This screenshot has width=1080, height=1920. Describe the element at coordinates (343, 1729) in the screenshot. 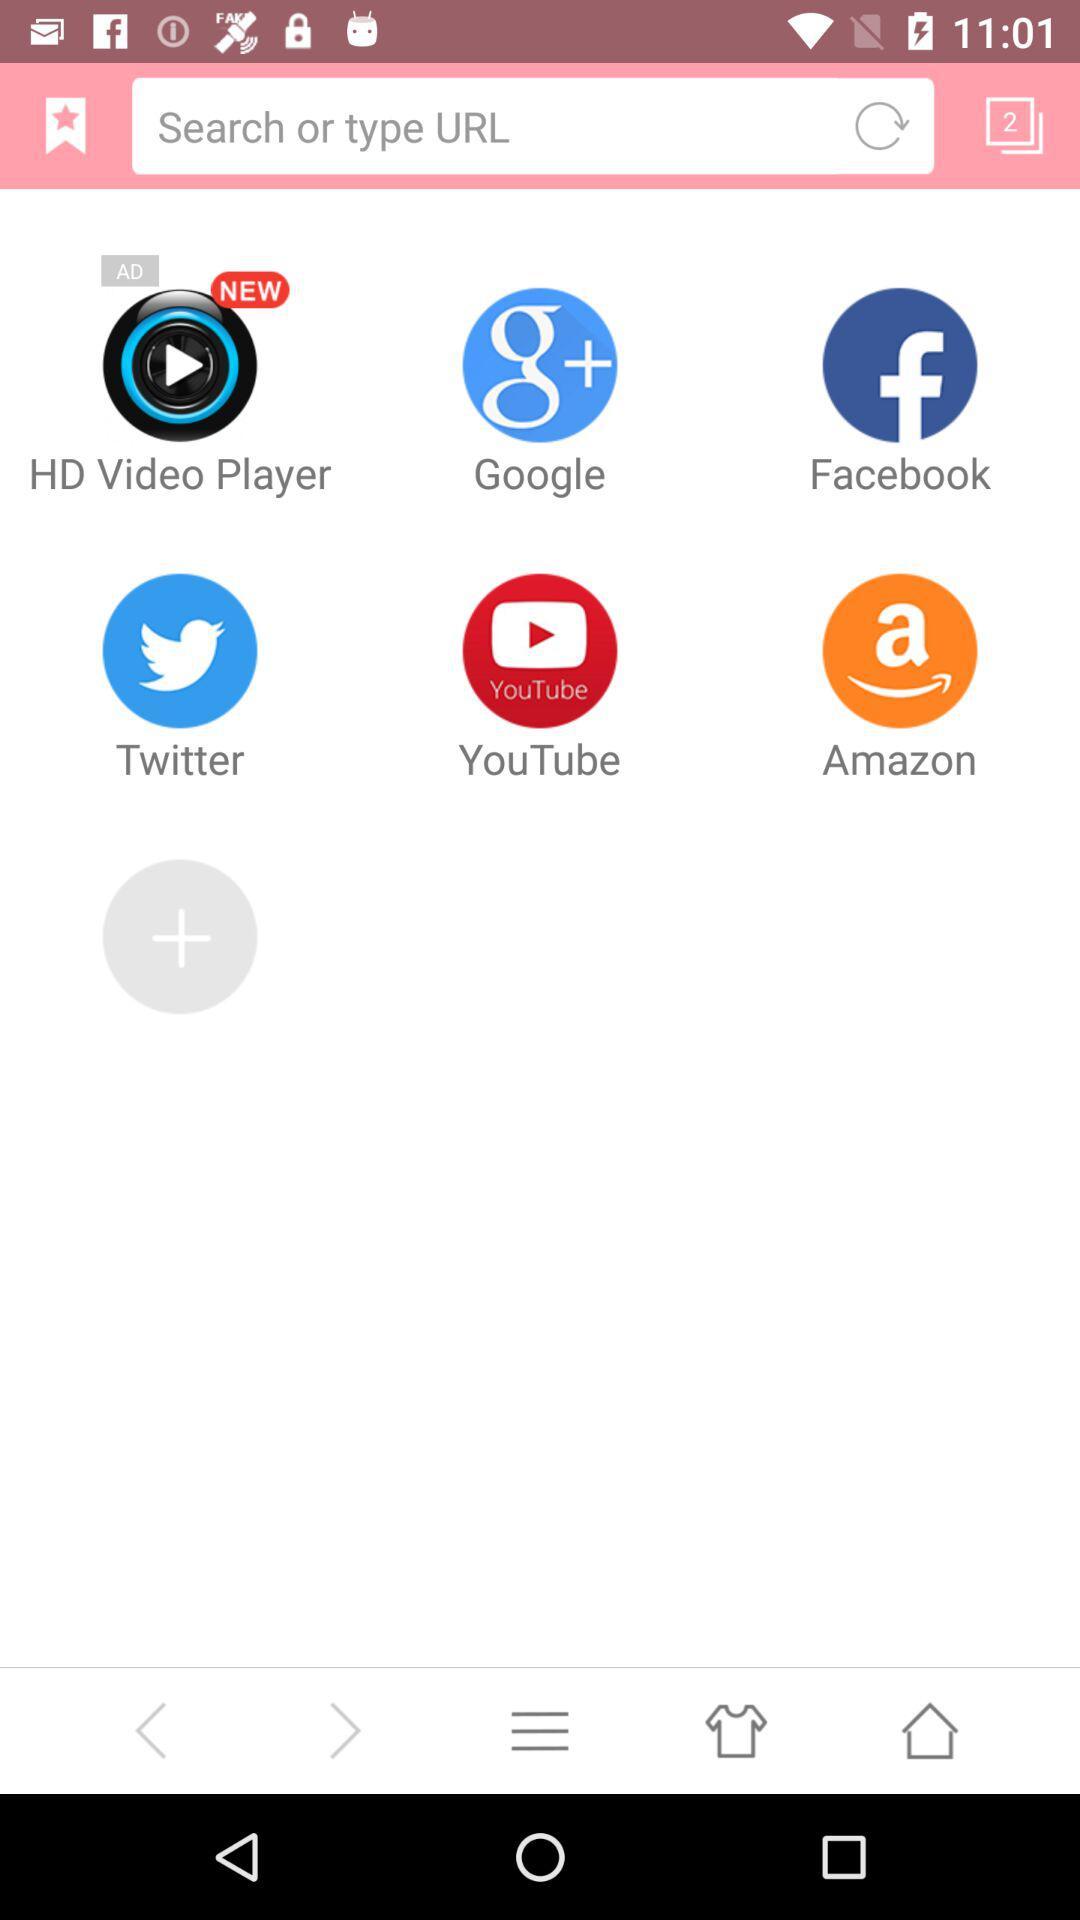

I see `next page` at that location.